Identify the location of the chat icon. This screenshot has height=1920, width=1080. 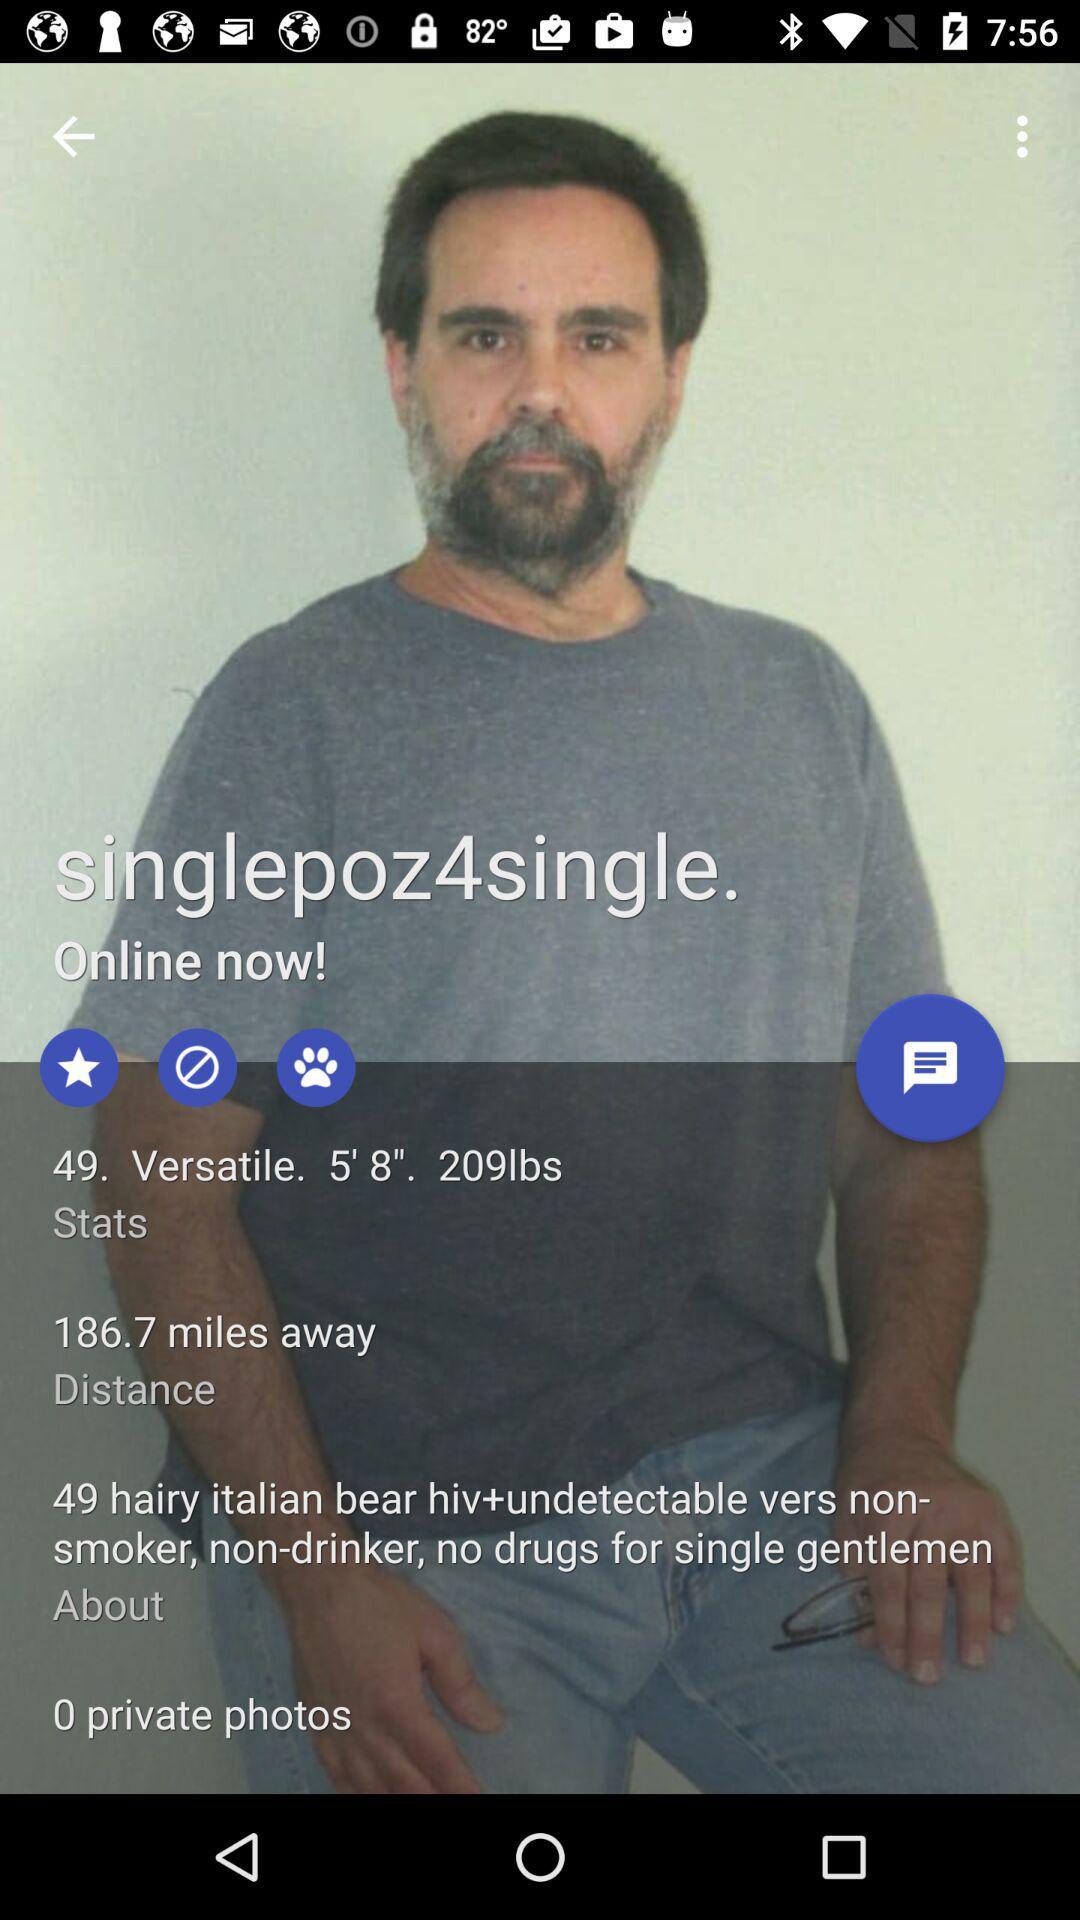
(930, 1074).